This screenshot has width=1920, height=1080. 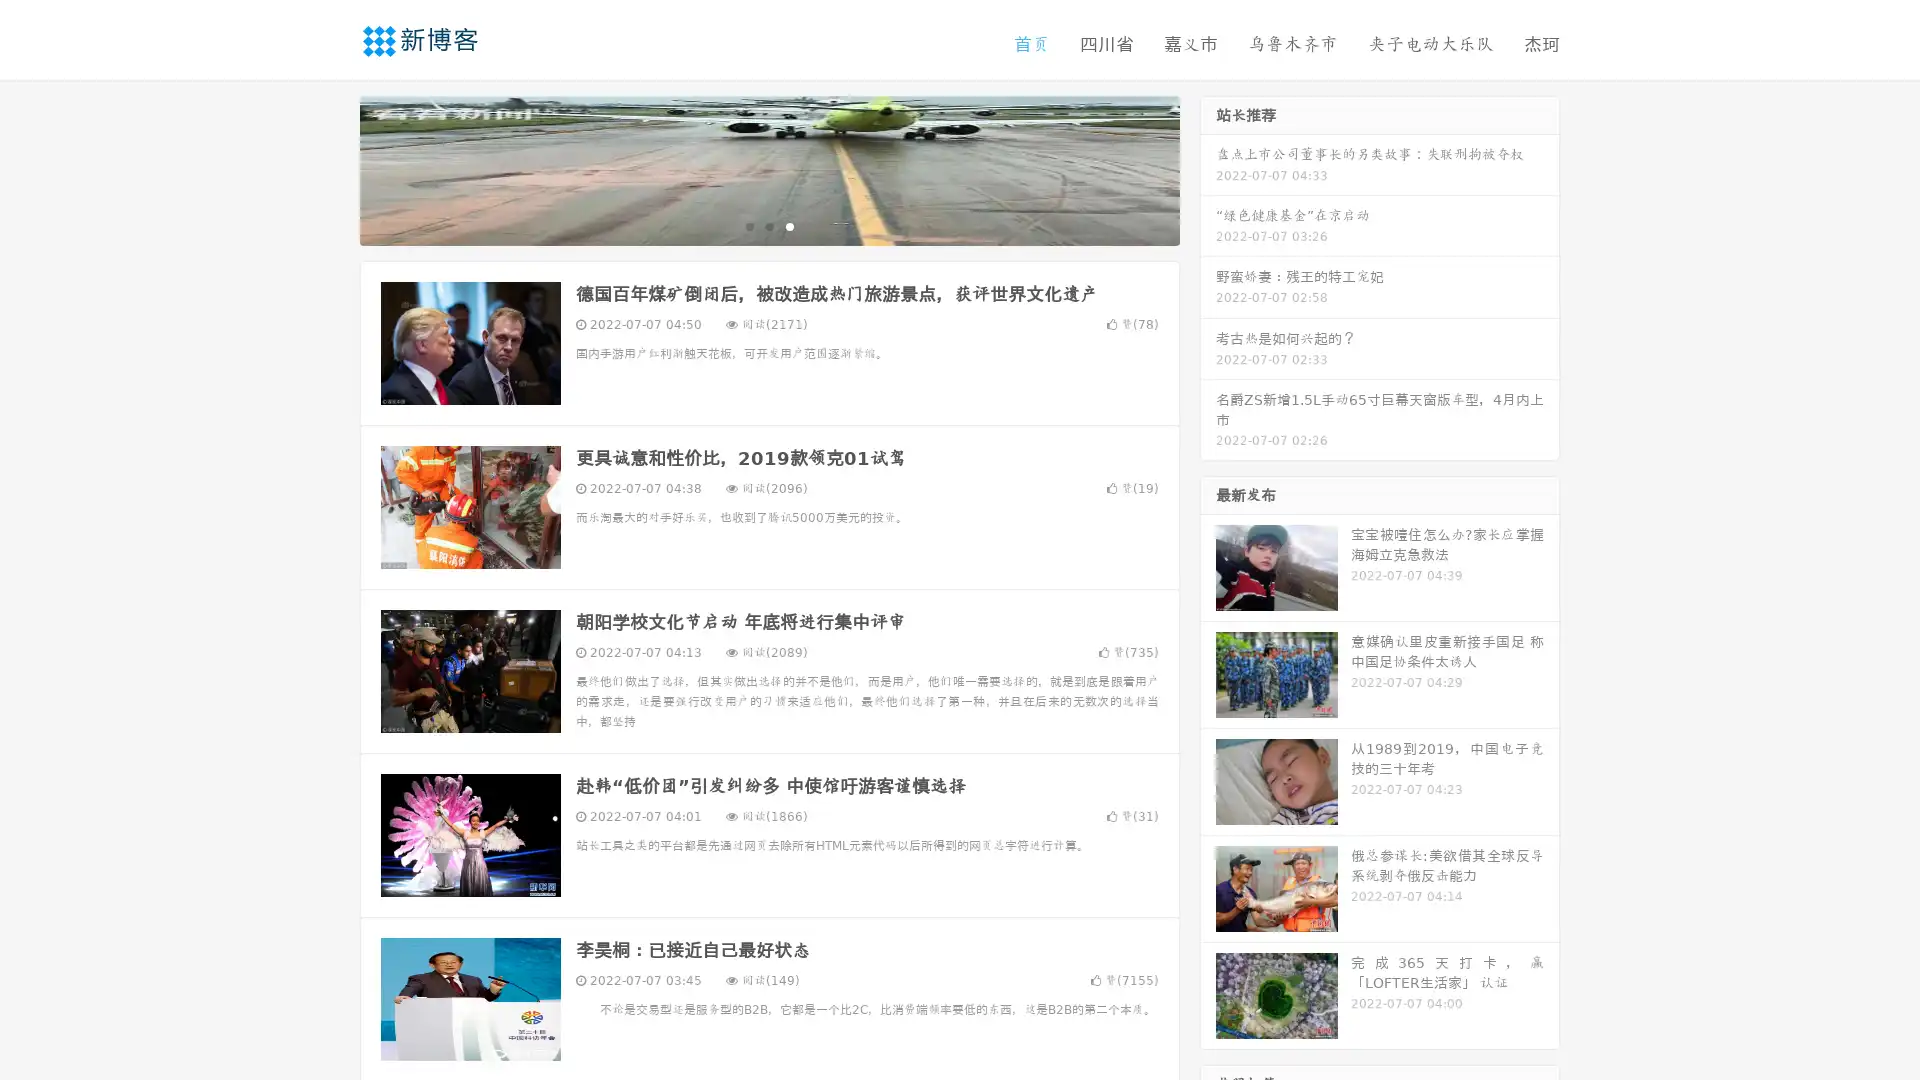 What do you see at coordinates (789, 225) in the screenshot?
I see `Go to slide 3` at bounding box center [789, 225].